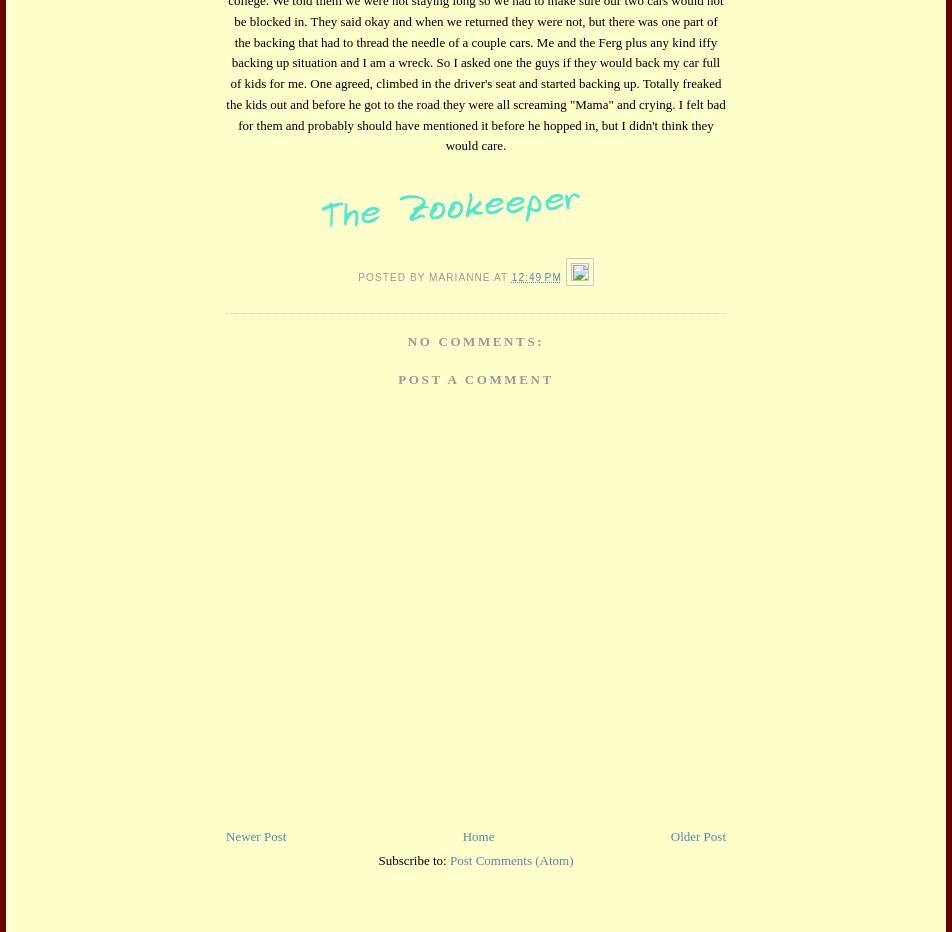 This screenshot has height=932, width=952. I want to click on 'Home', so click(477, 835).